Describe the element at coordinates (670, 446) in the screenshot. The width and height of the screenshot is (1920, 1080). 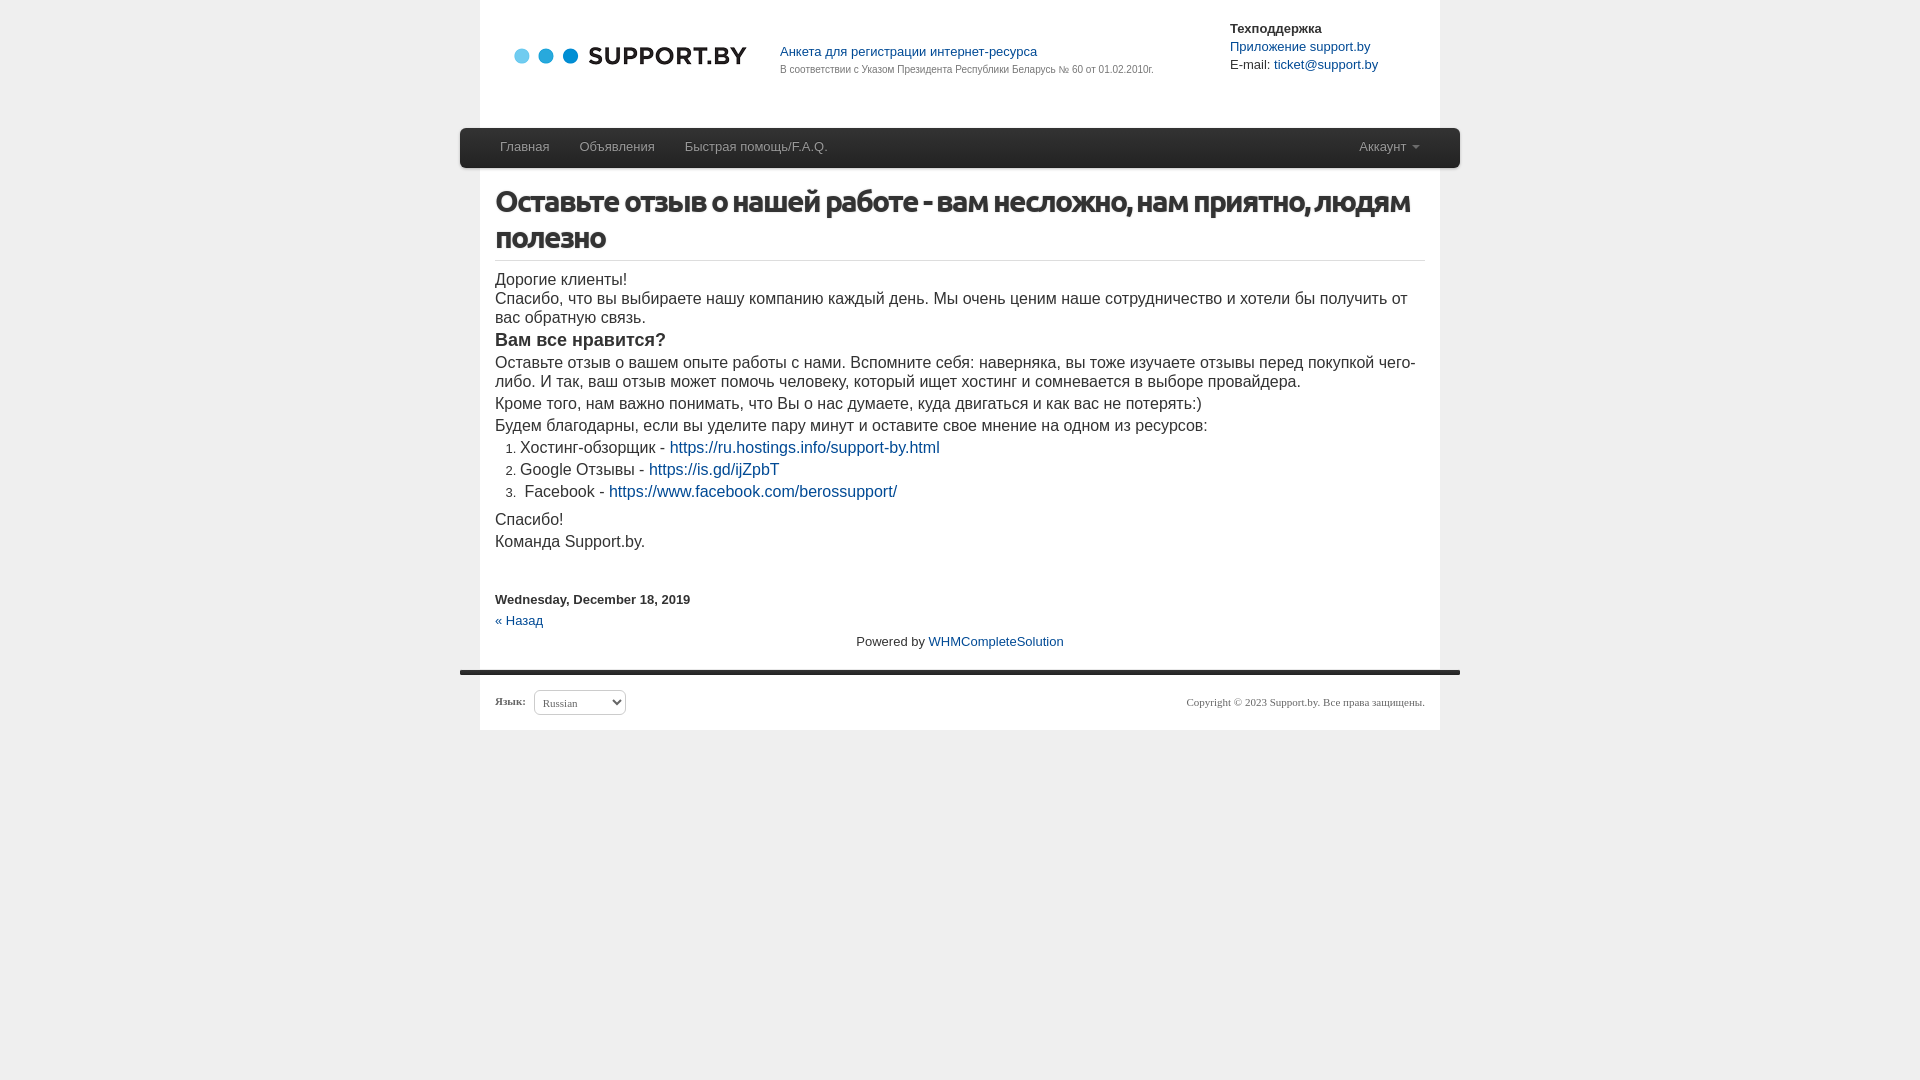
I see `'https://ru.hostings.info/support-by.html'` at that location.